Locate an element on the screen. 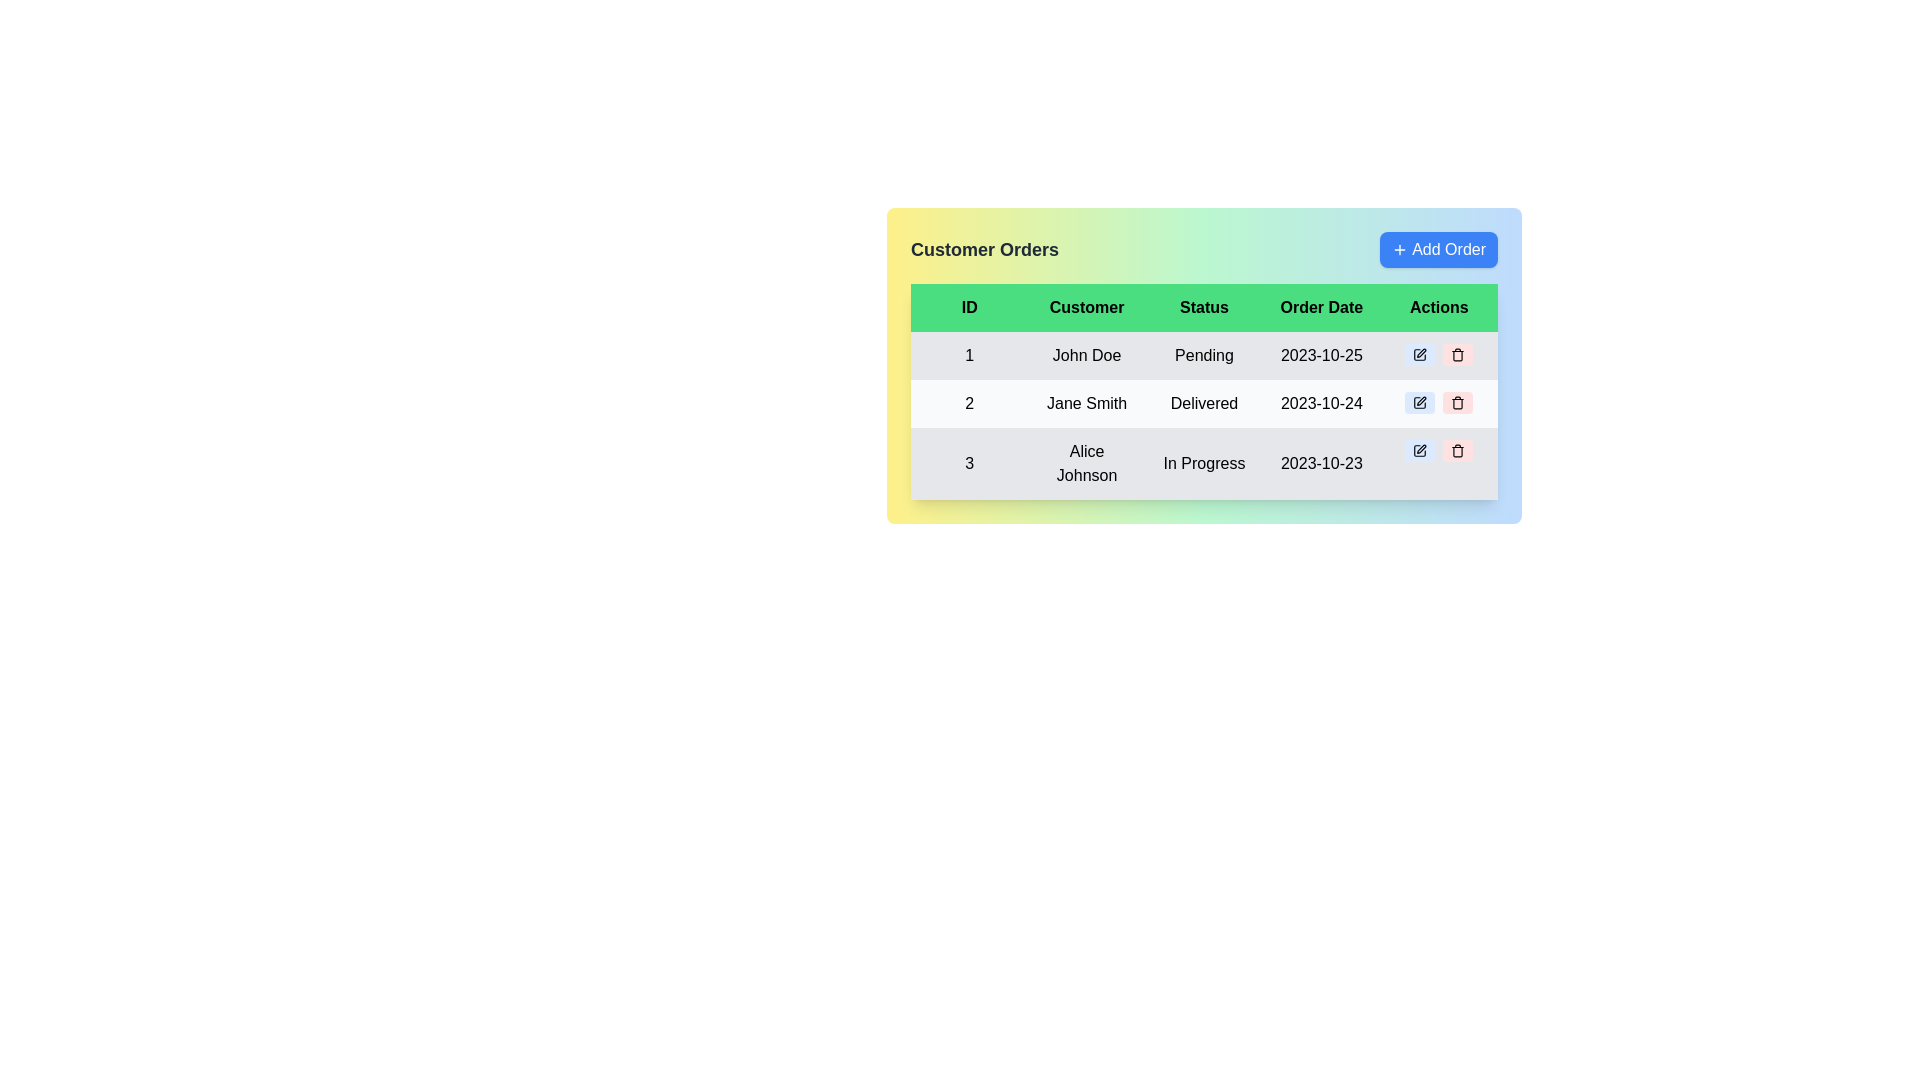 This screenshot has height=1080, width=1920. the 'Edit' button located in the 'Actions' column of the first row of the table is located at coordinates (1419, 353).